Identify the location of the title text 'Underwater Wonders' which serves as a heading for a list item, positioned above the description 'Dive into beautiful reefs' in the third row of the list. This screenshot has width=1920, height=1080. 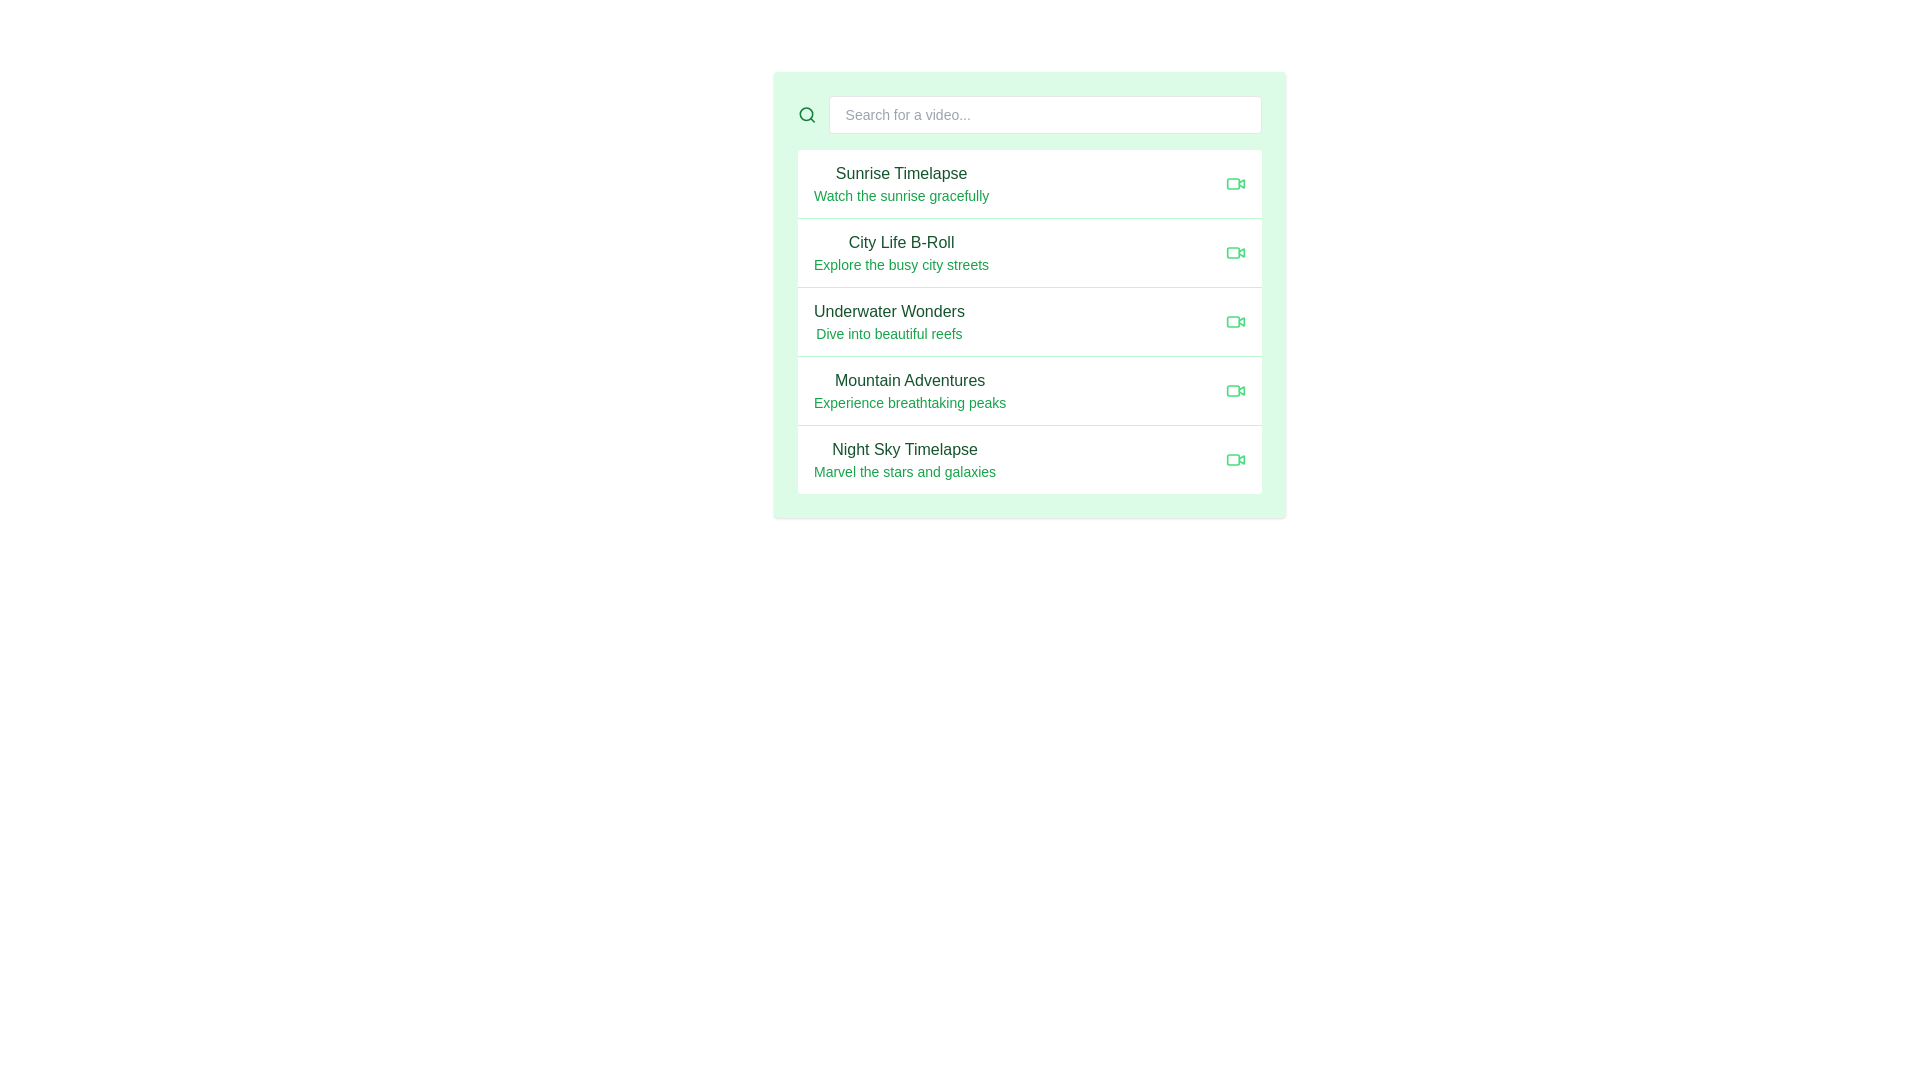
(888, 312).